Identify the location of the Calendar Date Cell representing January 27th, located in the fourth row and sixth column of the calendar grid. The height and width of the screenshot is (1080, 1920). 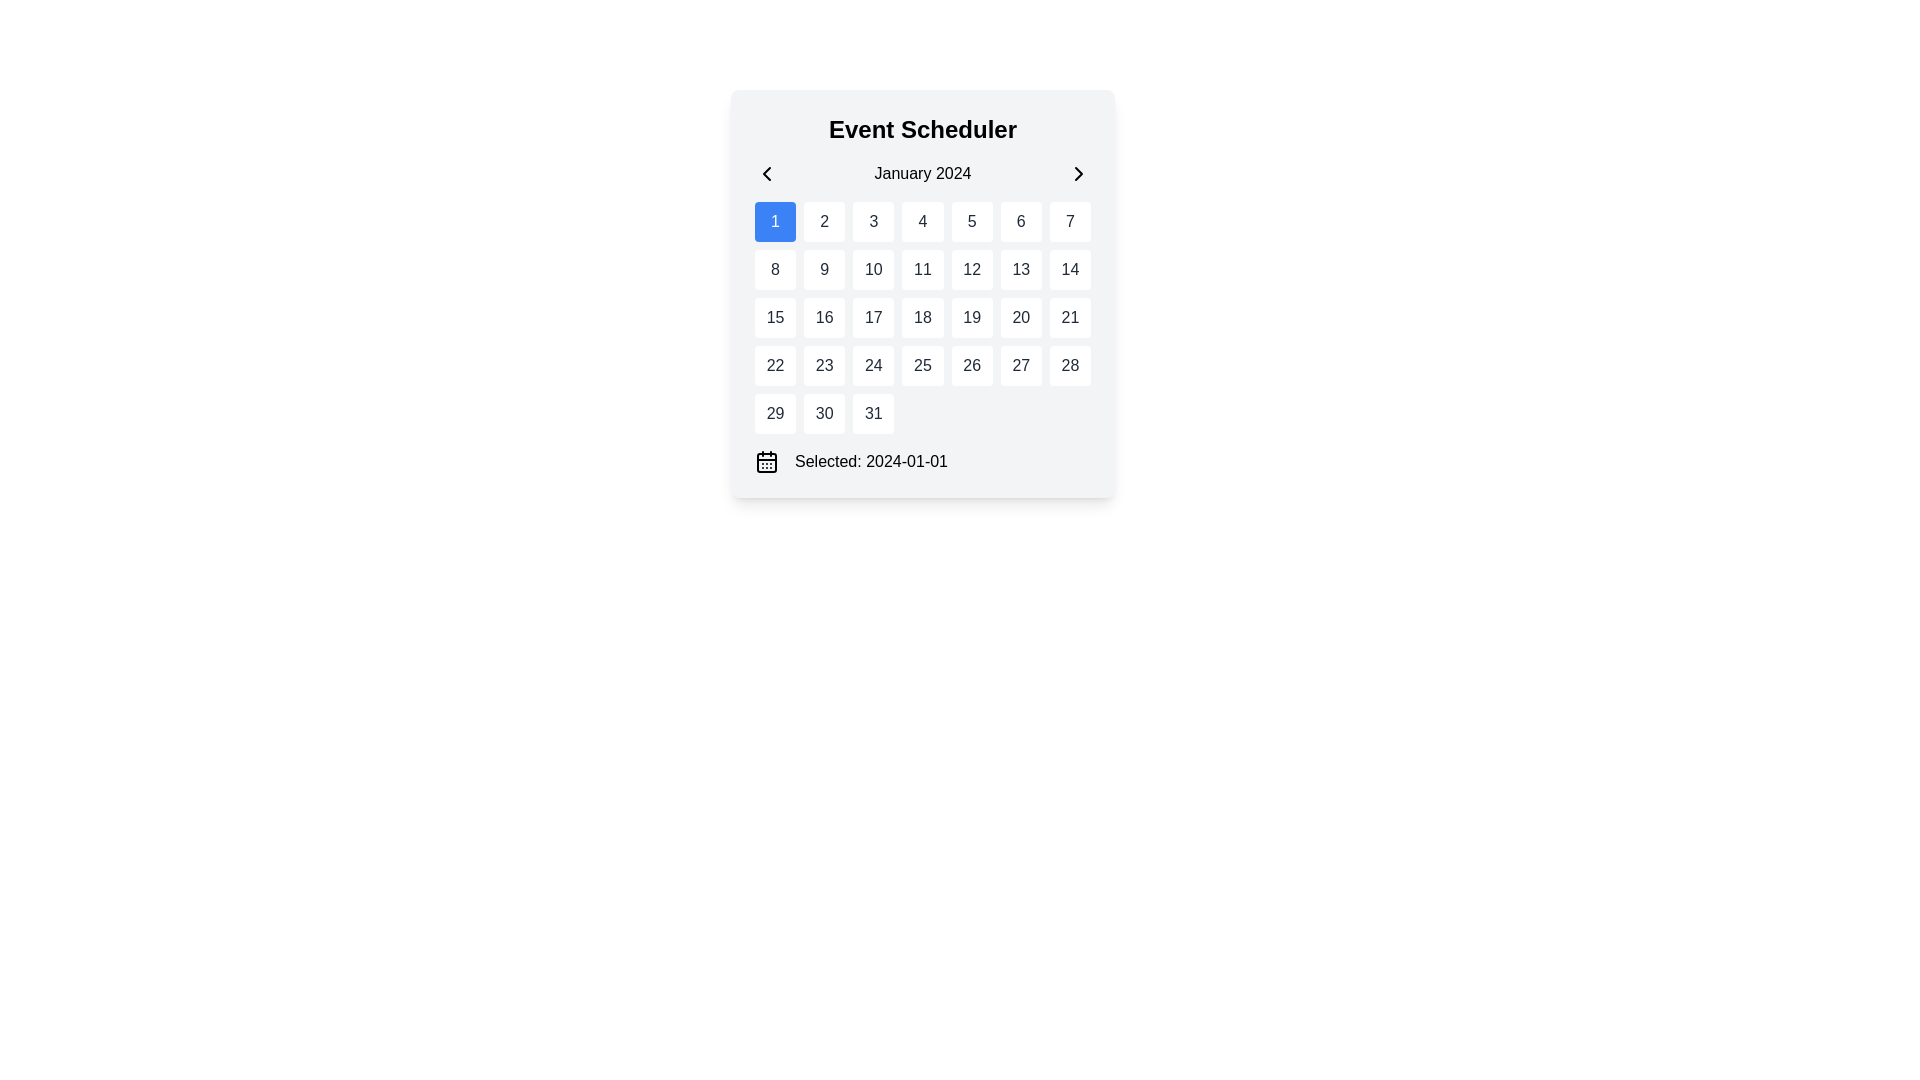
(1021, 366).